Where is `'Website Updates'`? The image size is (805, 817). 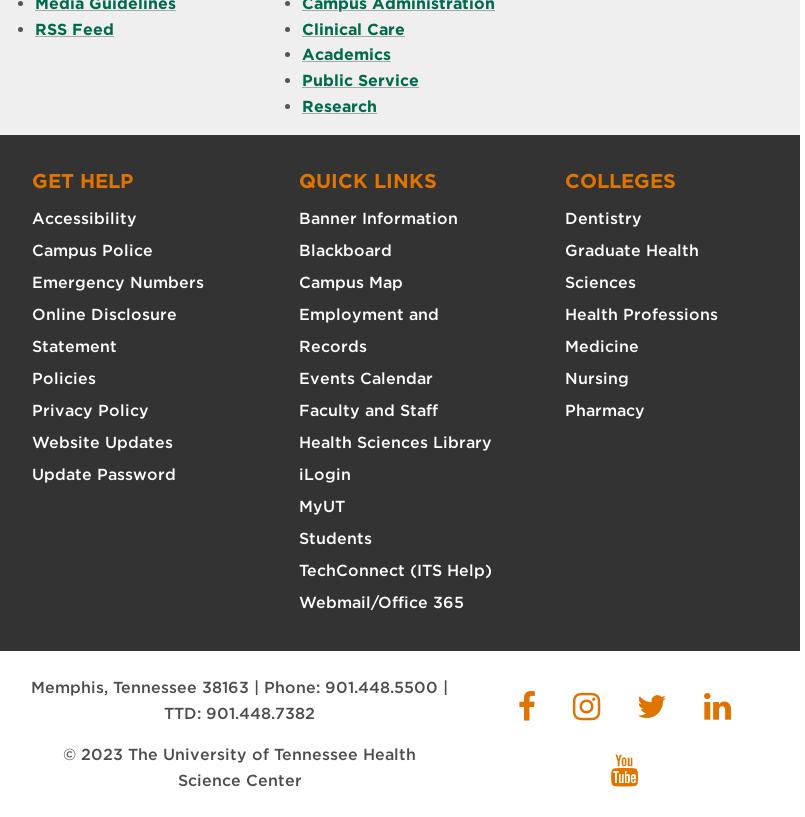
'Website Updates' is located at coordinates (32, 442).